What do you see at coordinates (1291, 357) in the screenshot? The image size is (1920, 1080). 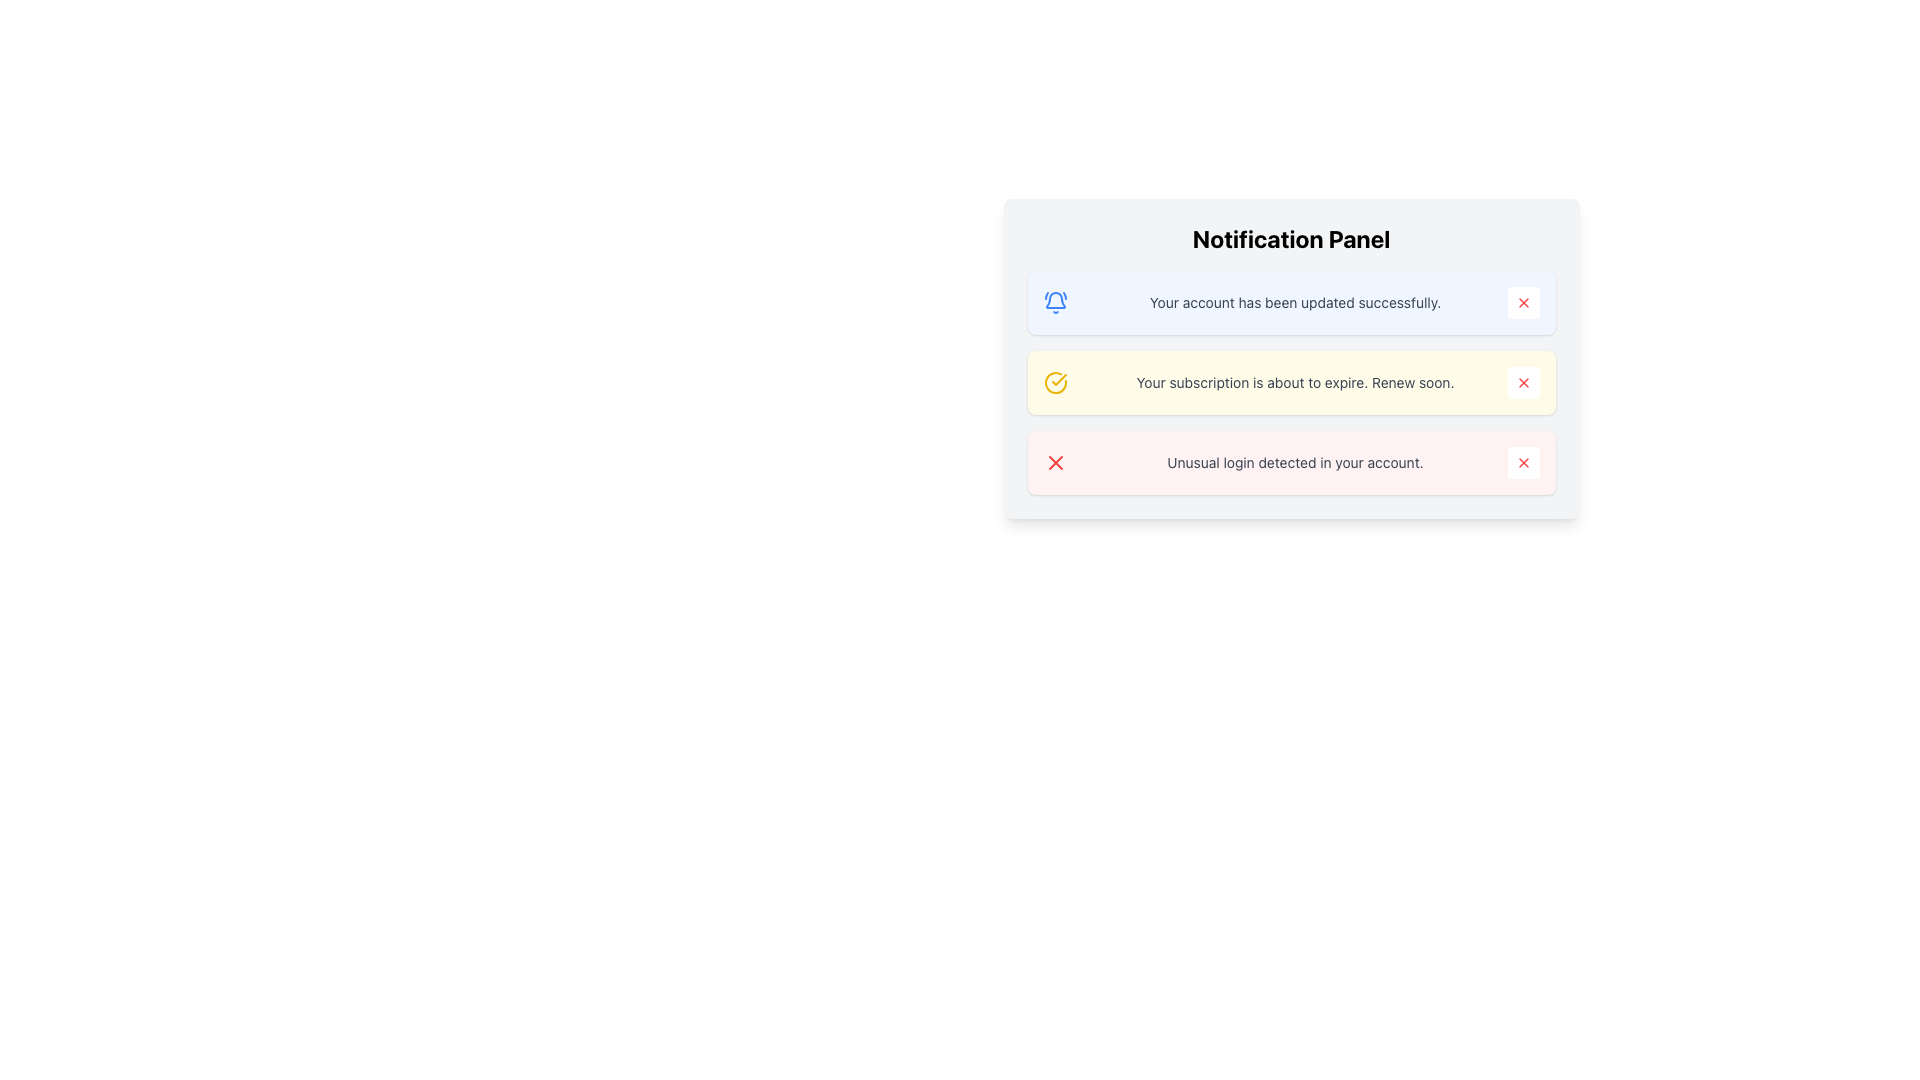 I see `the notification box with the message 'Your subscription is about to expire. Renew soon.'` at bounding box center [1291, 357].